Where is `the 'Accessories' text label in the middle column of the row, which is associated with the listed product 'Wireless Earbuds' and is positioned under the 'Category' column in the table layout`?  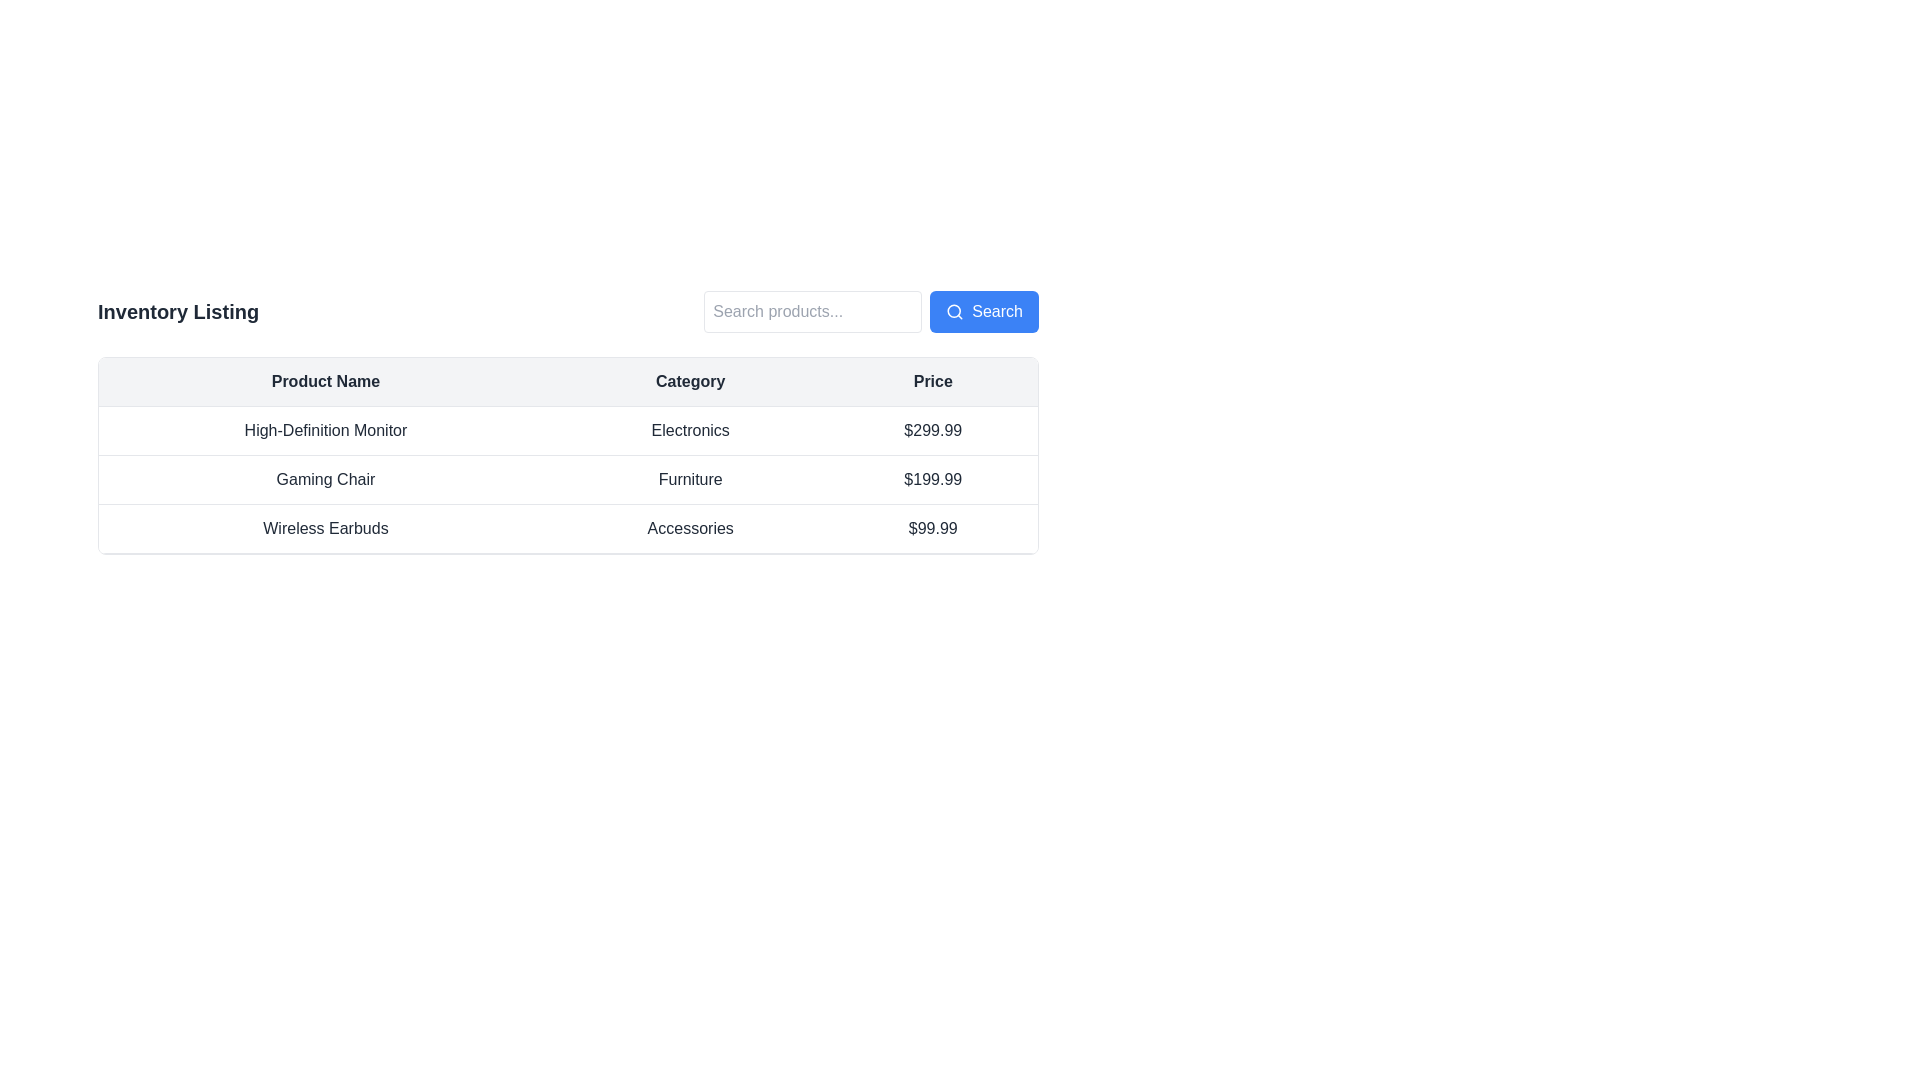
the 'Accessories' text label in the middle column of the row, which is associated with the listed product 'Wireless Earbuds' and is positioned under the 'Category' column in the table layout is located at coordinates (690, 527).